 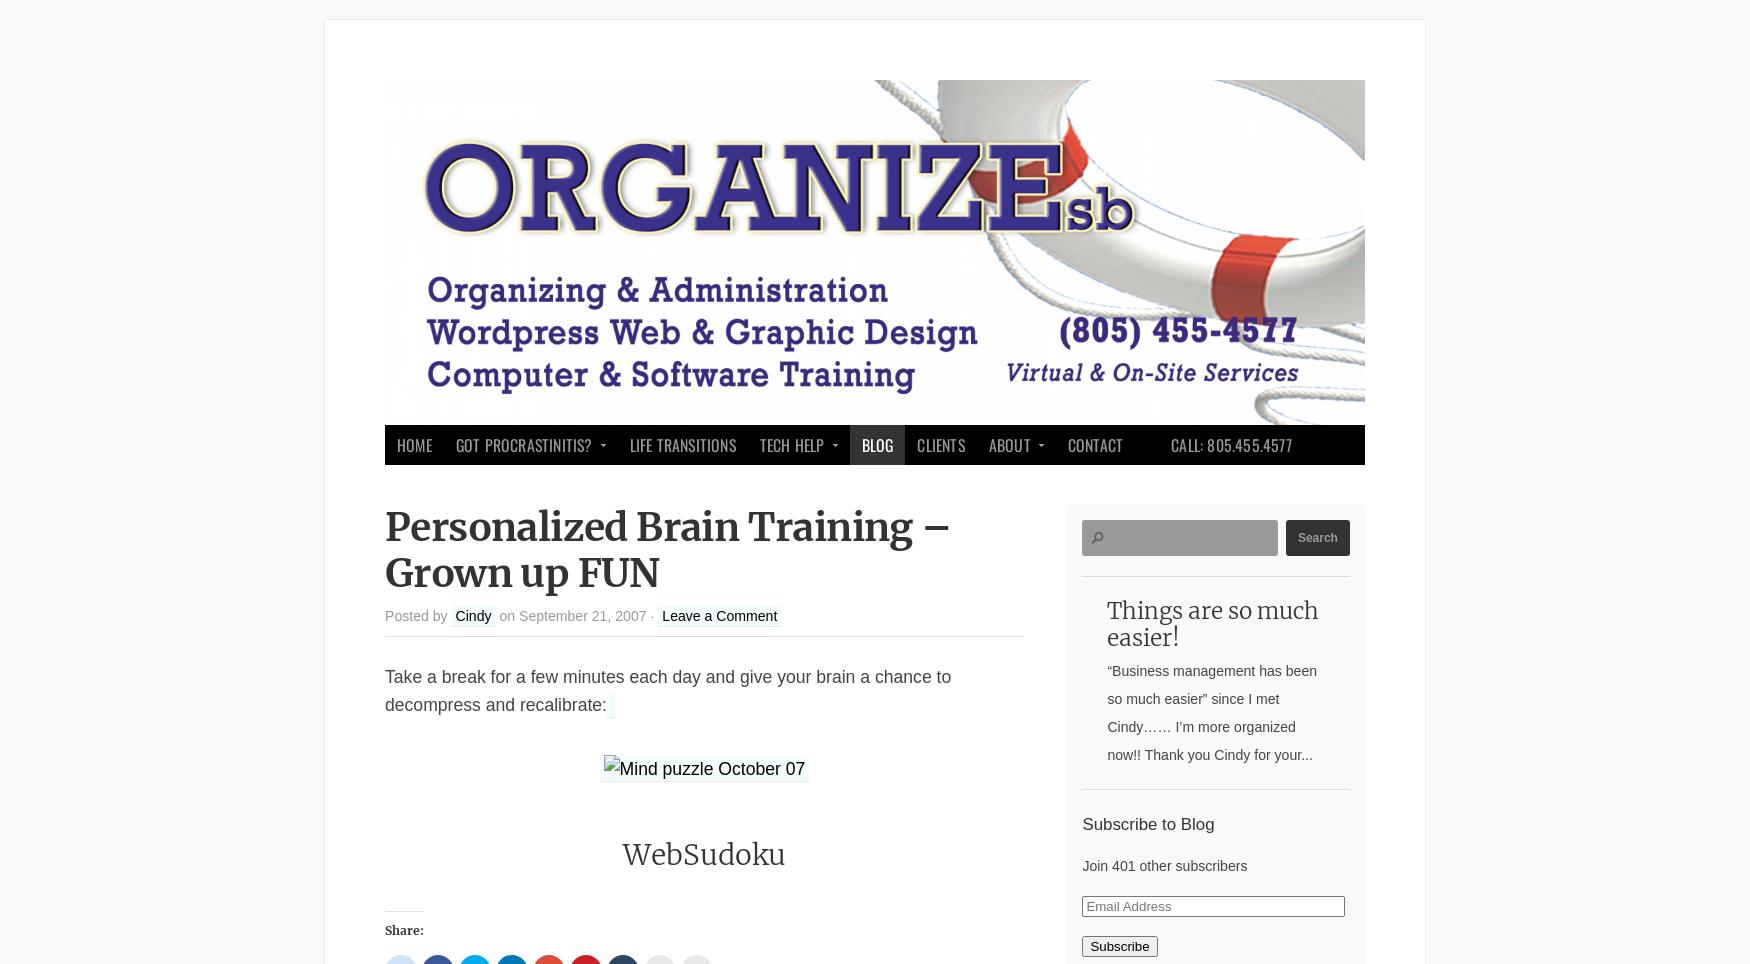 What do you see at coordinates (413, 444) in the screenshot?
I see `'Home'` at bounding box center [413, 444].